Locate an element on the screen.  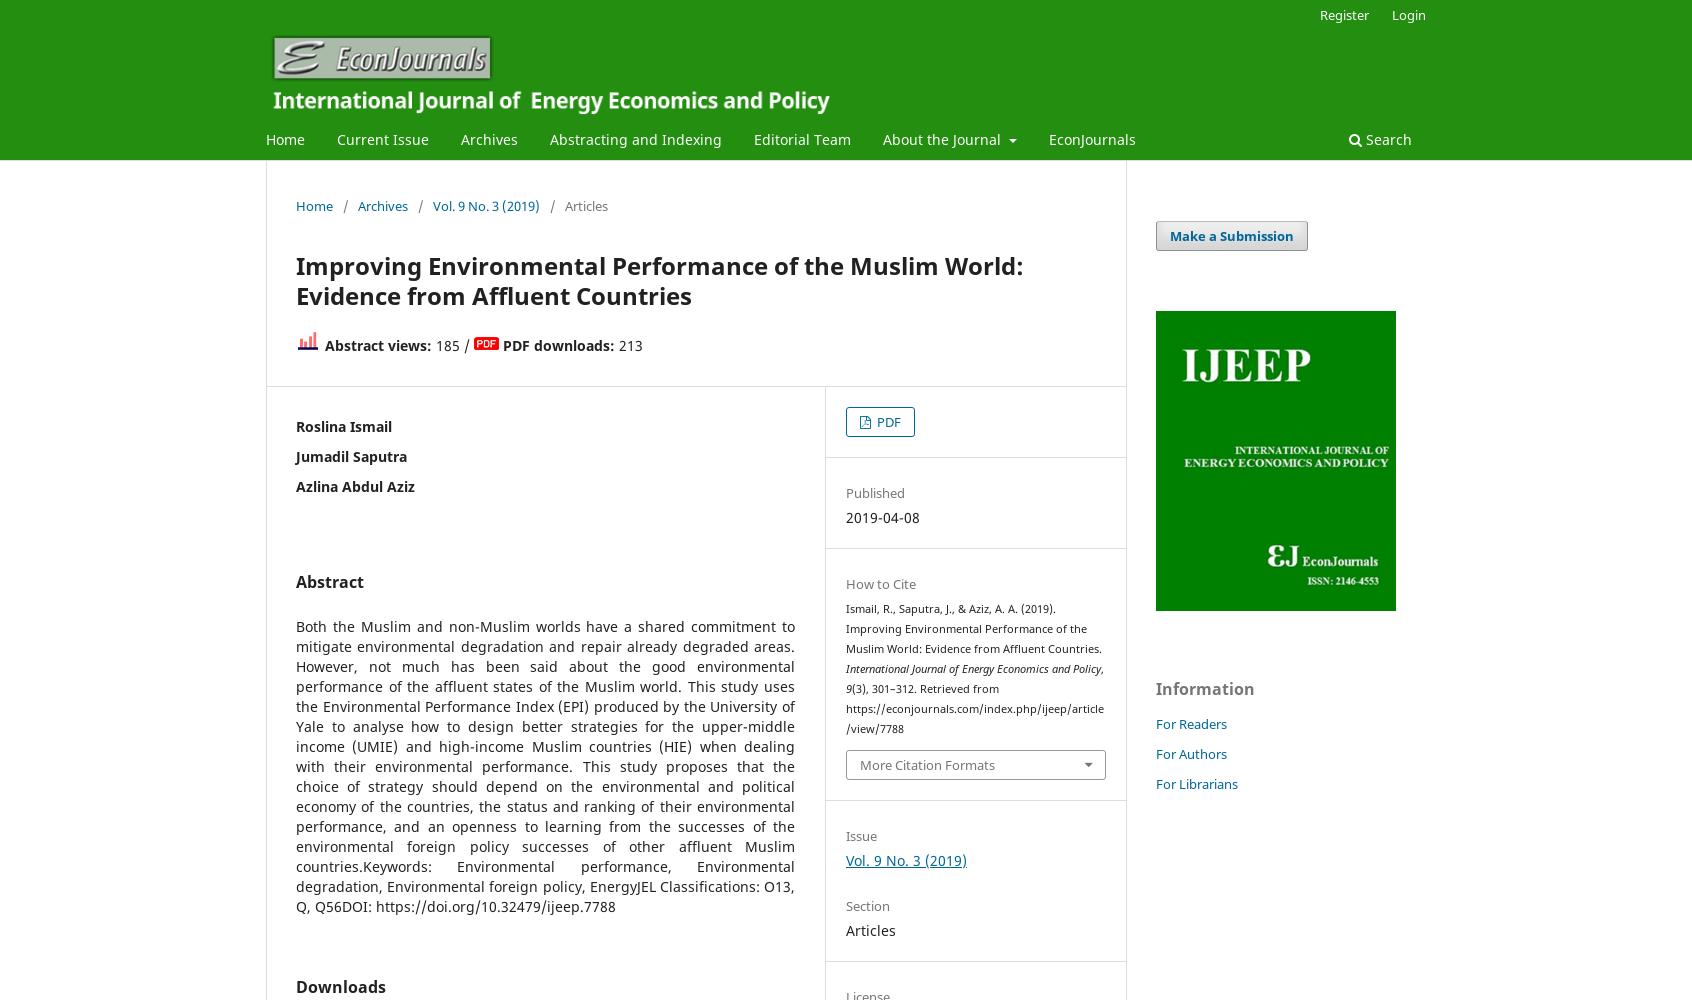
'Jumadil Saputra' is located at coordinates (350, 454).